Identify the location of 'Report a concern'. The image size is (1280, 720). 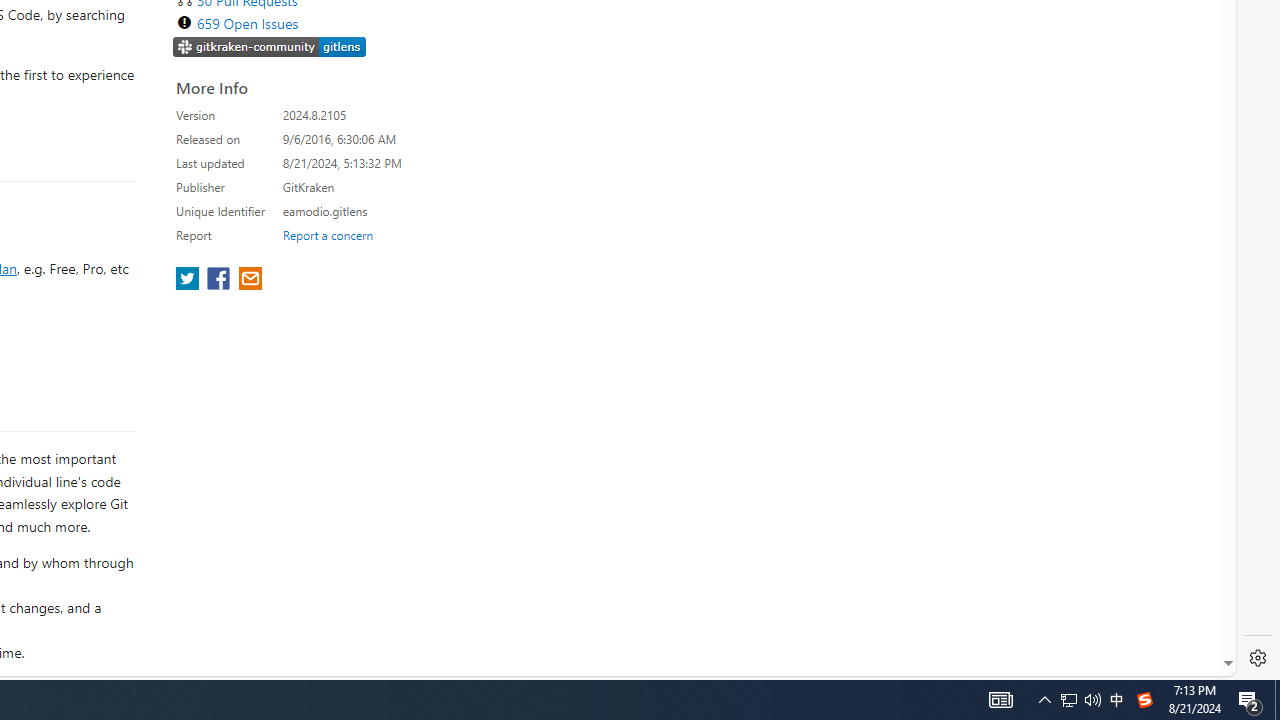
(327, 234).